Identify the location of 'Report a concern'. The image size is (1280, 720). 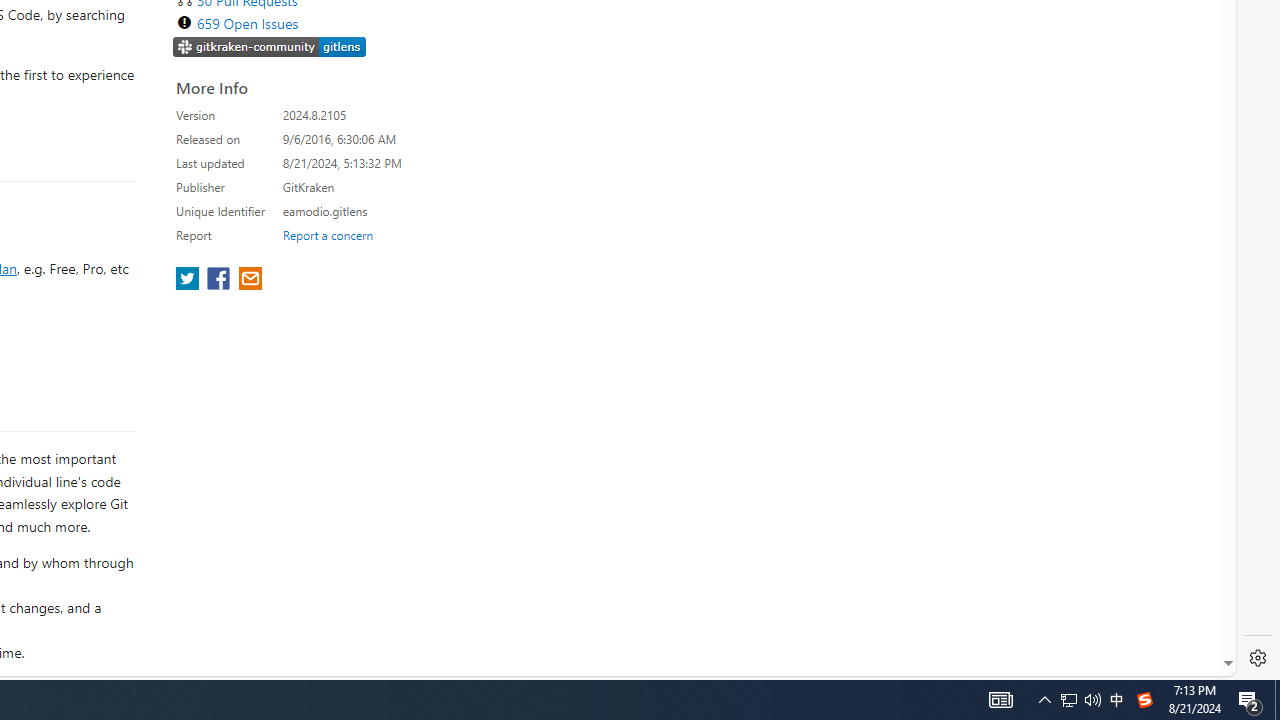
(327, 234).